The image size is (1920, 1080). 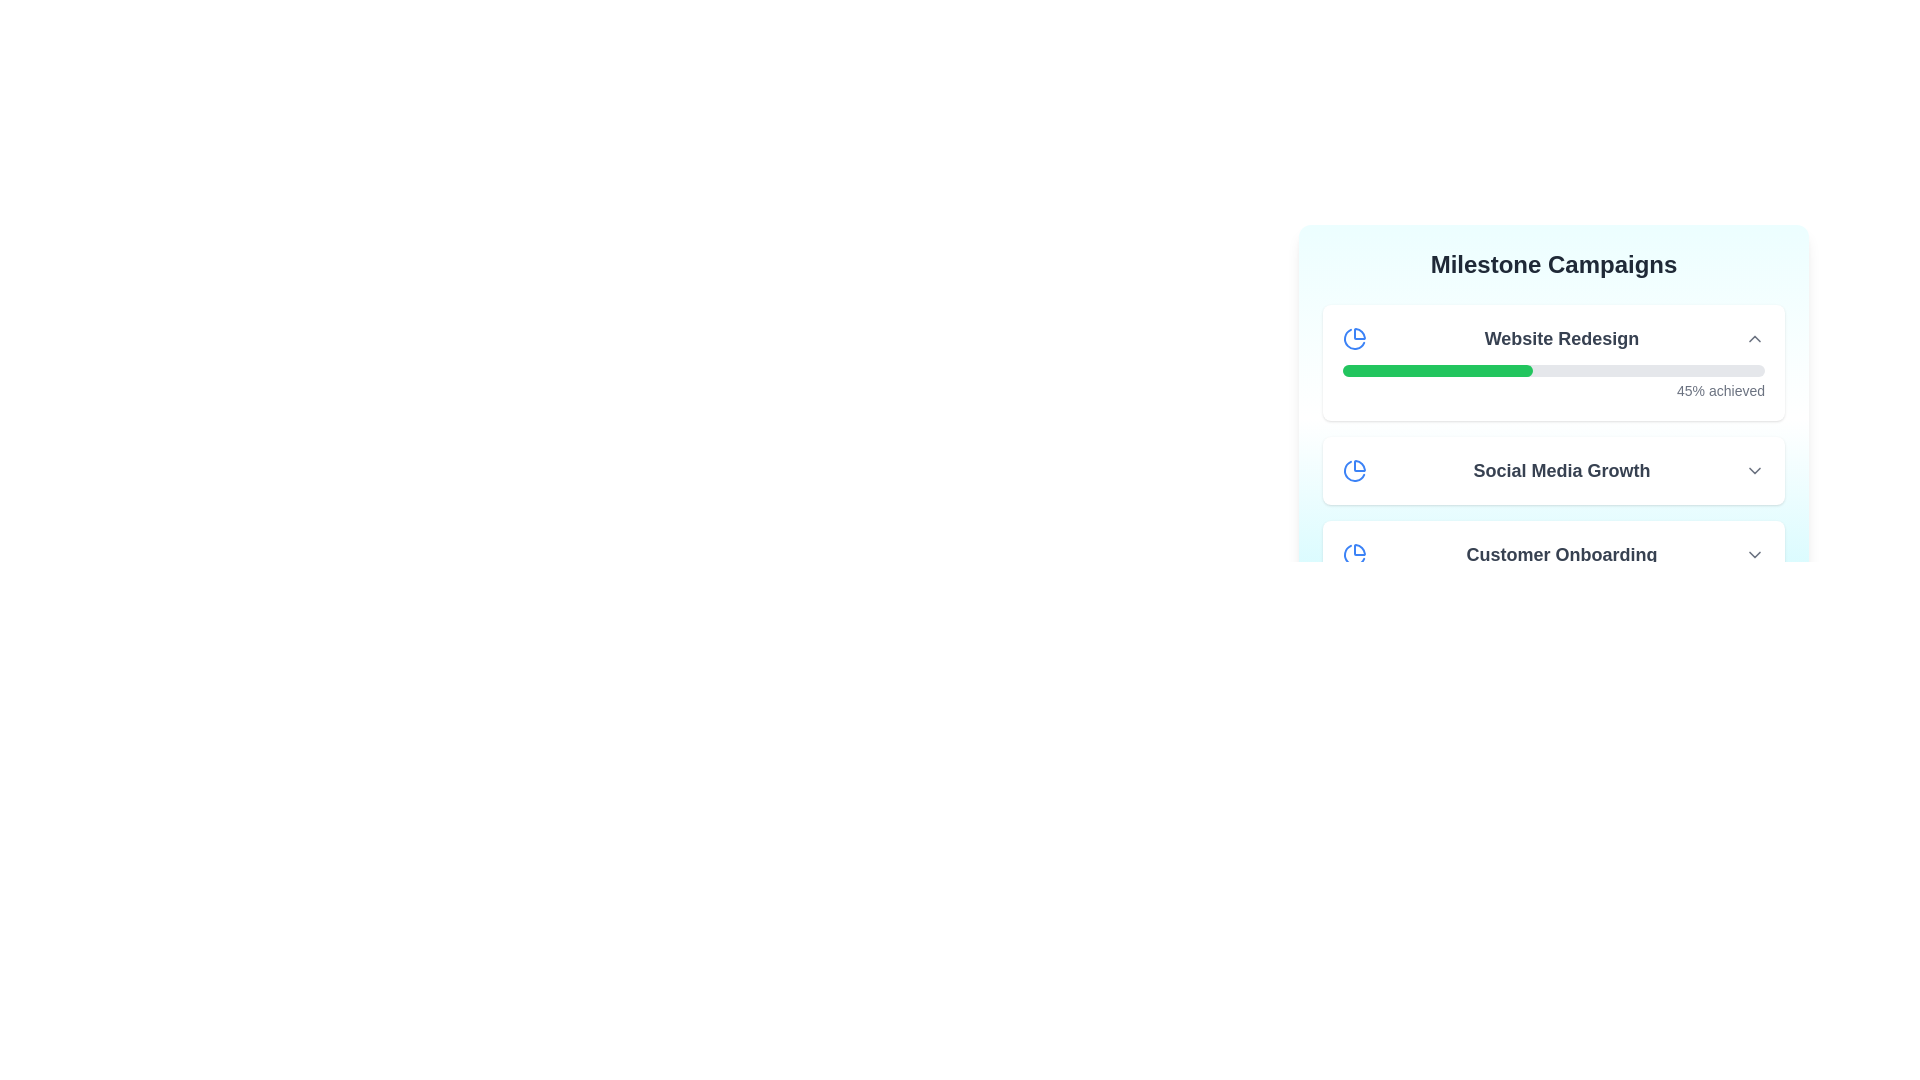 I want to click on the pie chart icon styled in blue that is located next to the text 'Customer Onboarding', so click(x=1354, y=555).